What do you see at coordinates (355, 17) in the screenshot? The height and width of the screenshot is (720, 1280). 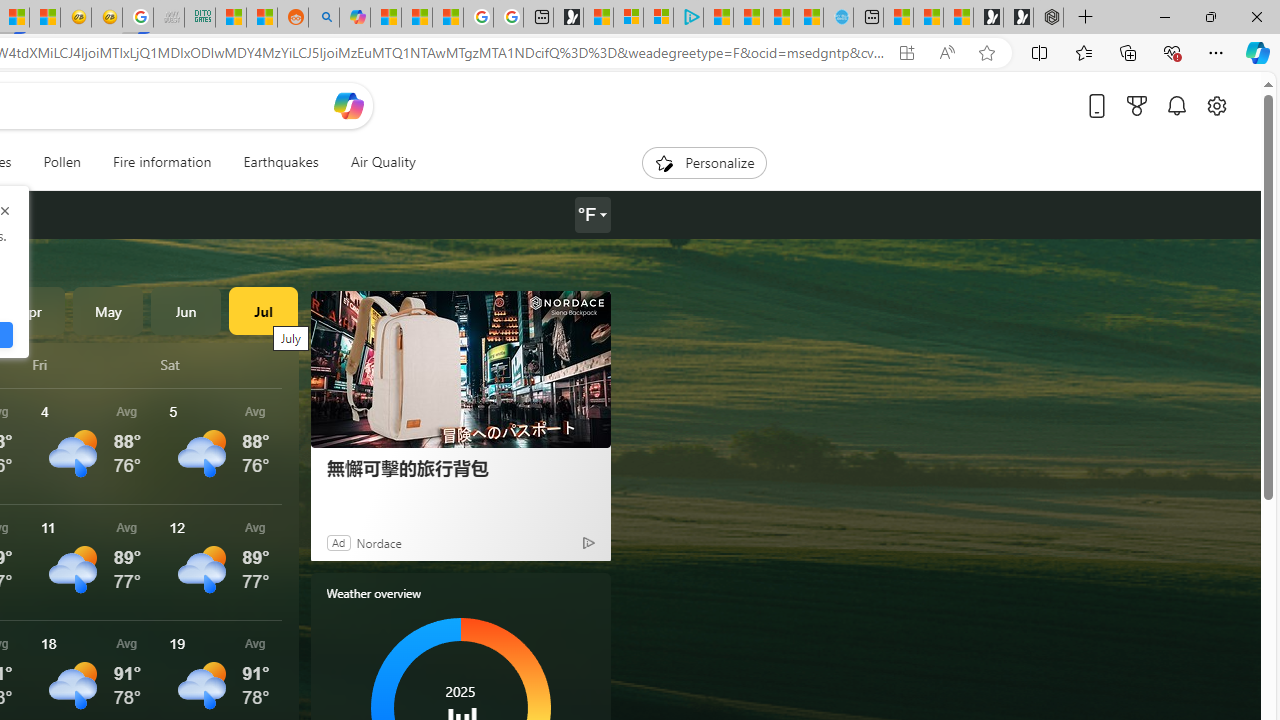 I see `'Microsoft Copilot in Bing'` at bounding box center [355, 17].